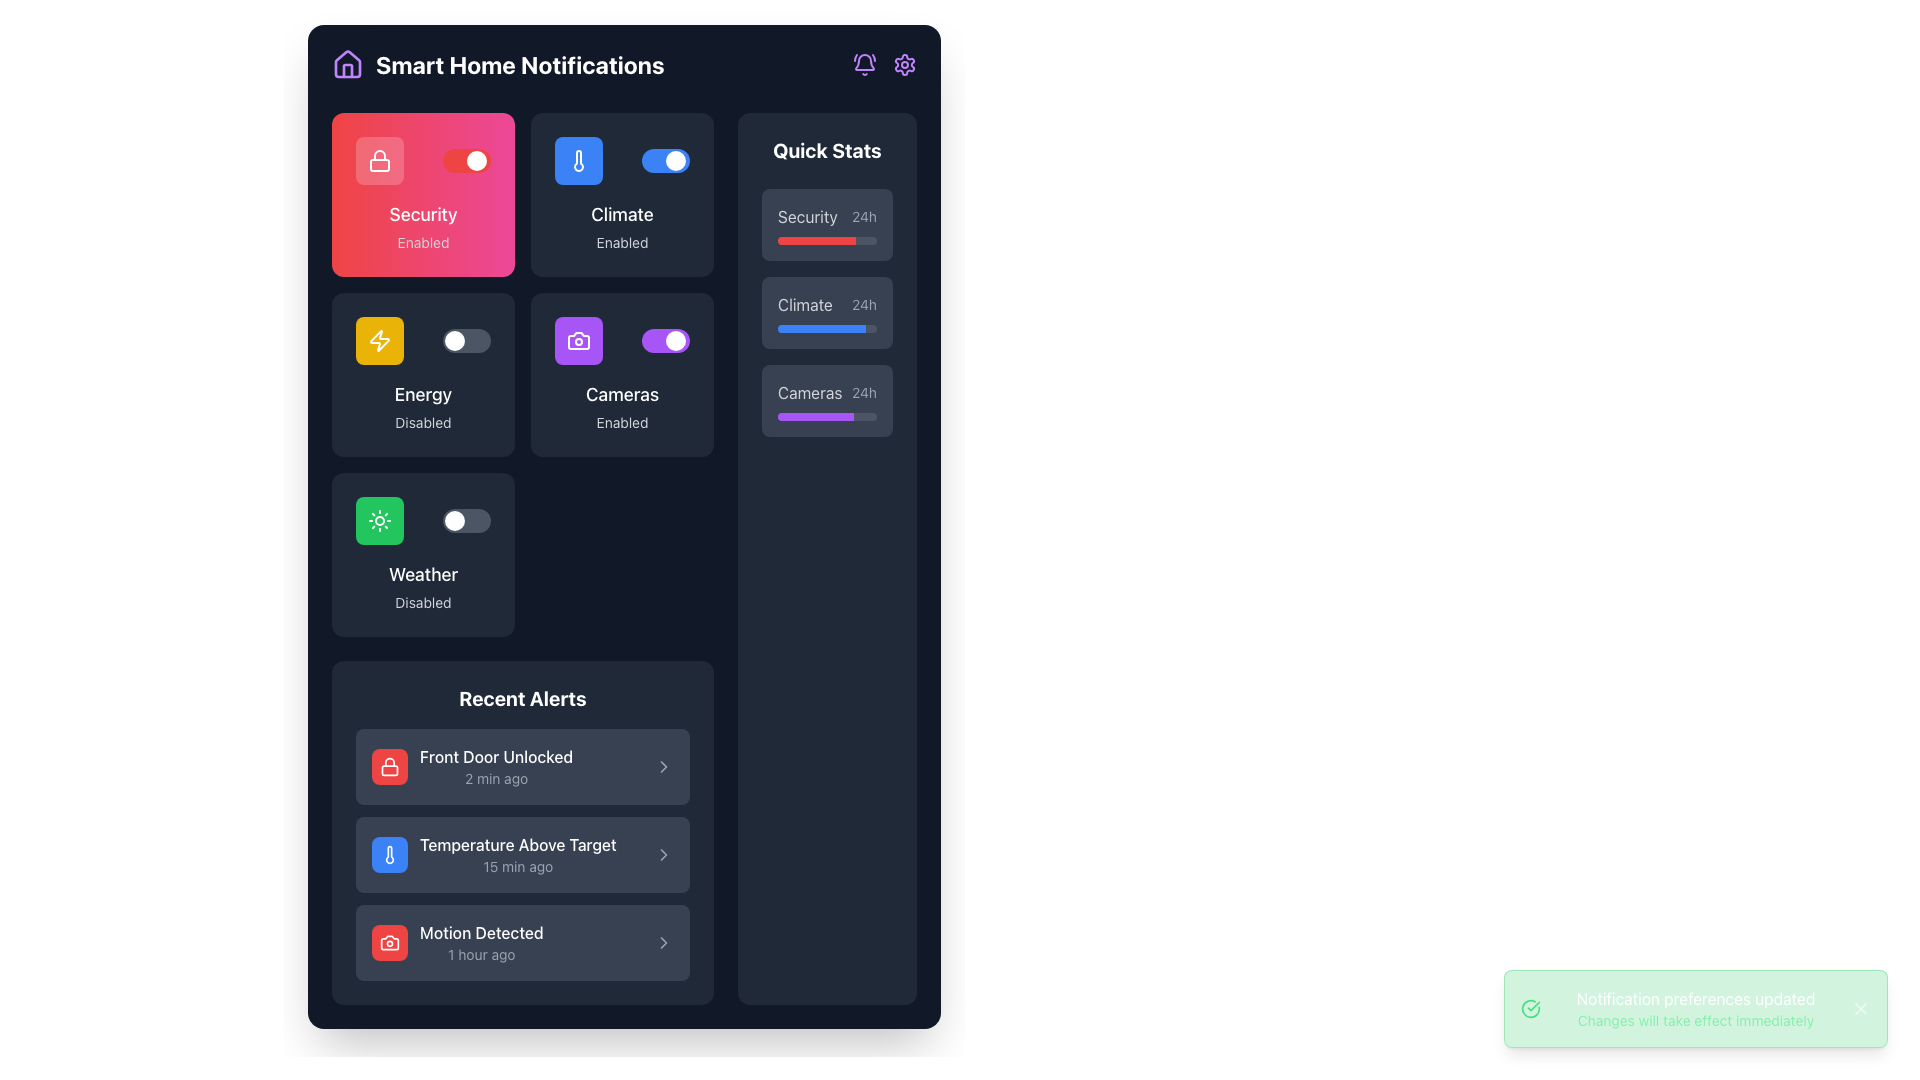 This screenshot has height=1080, width=1920. Describe the element at coordinates (663, 942) in the screenshot. I see `the navigation indicator icon located to the right of the 'Motion Detected' list item in the 'Recent Alerts' section for visual guidance` at that location.